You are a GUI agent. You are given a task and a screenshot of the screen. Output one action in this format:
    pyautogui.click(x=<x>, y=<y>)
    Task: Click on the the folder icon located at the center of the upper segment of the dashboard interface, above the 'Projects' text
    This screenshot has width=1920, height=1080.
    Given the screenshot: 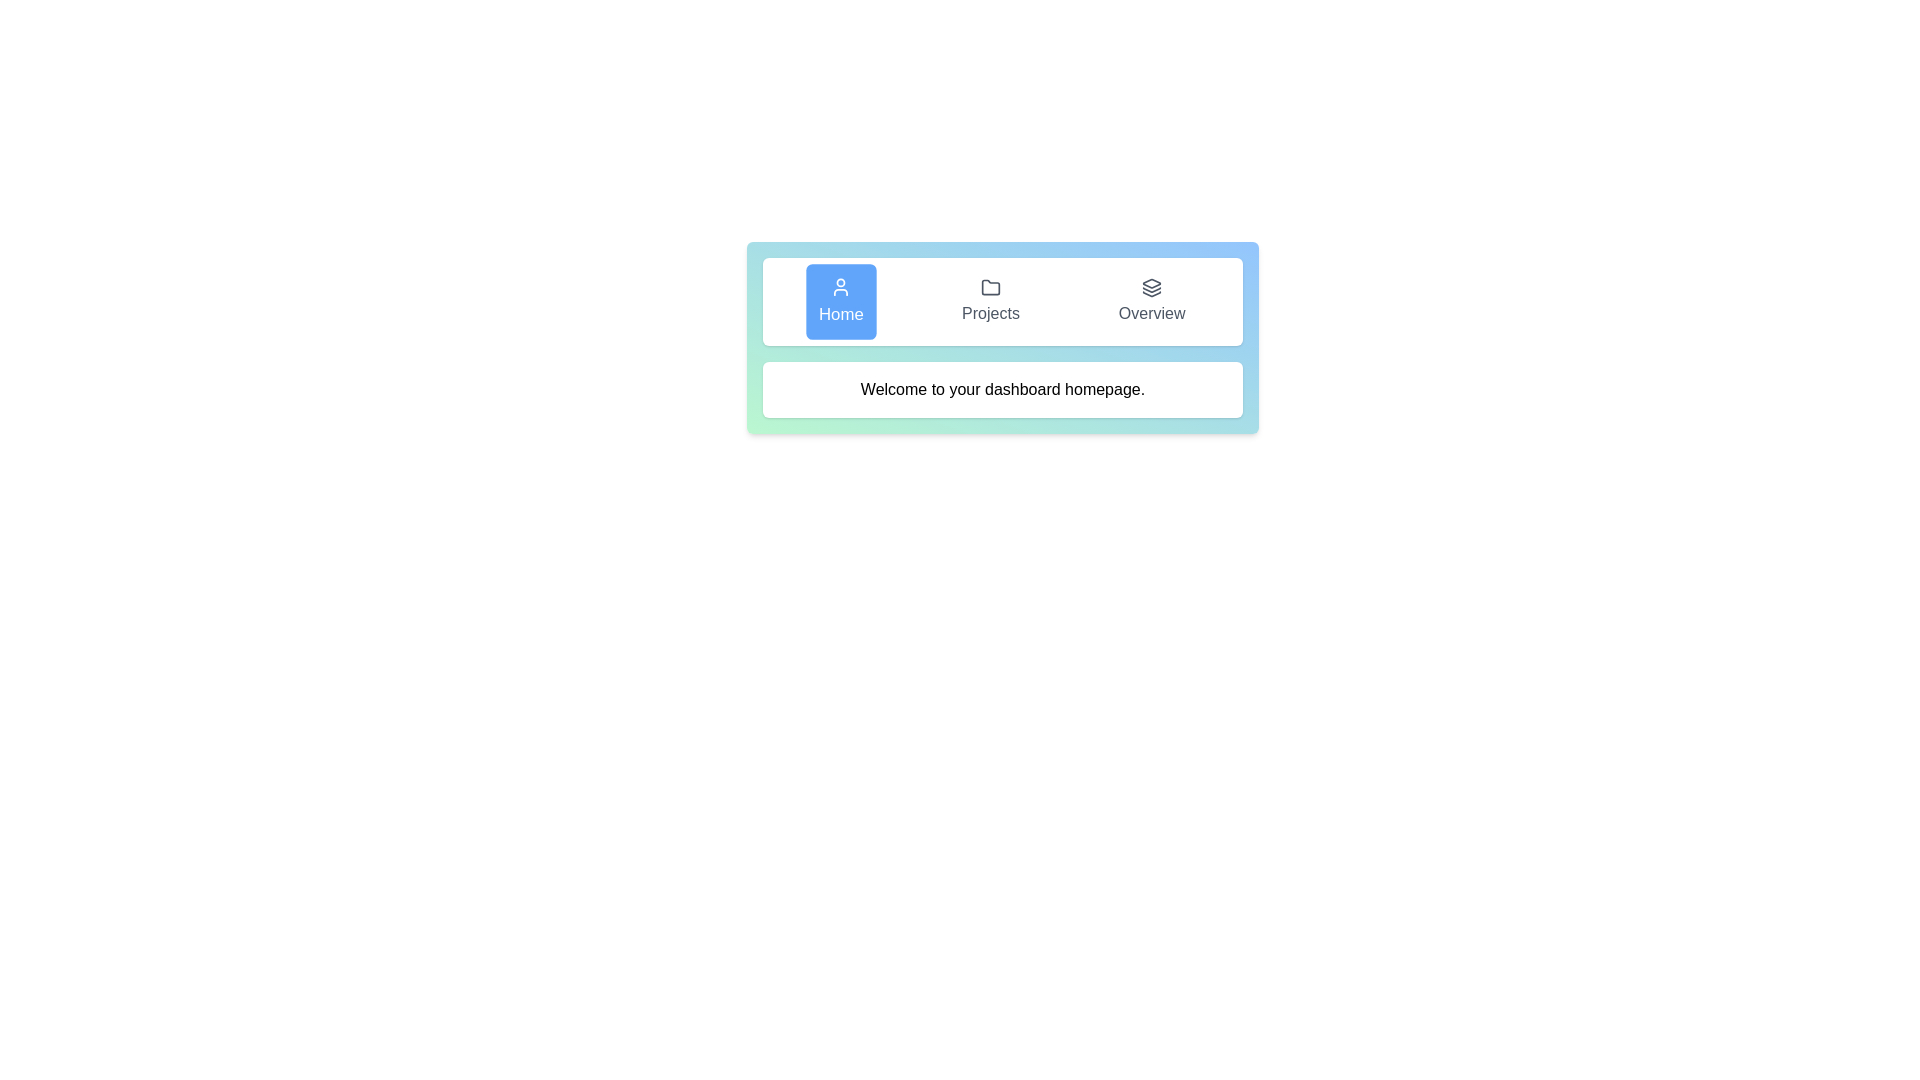 What is the action you would take?
    pyautogui.click(x=990, y=287)
    